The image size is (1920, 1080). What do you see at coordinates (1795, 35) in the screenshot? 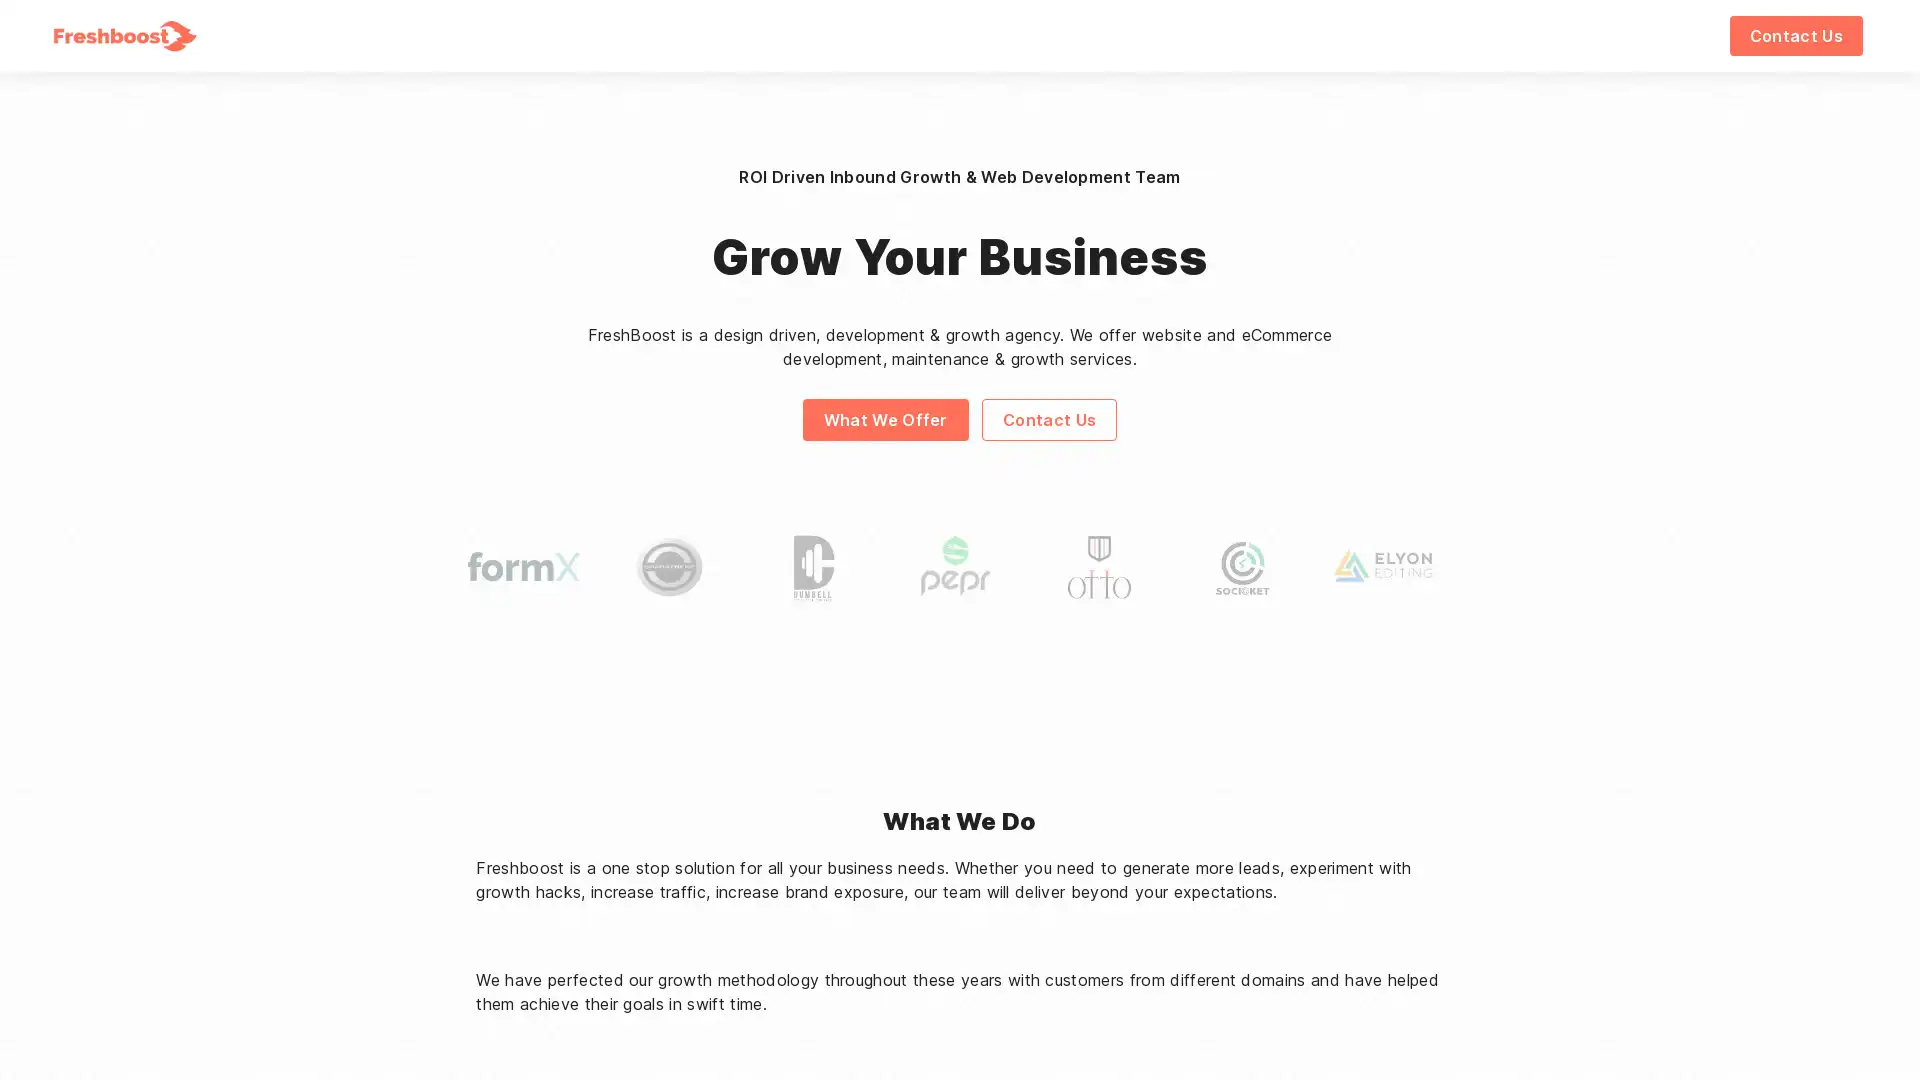
I see `Contact Us` at bounding box center [1795, 35].